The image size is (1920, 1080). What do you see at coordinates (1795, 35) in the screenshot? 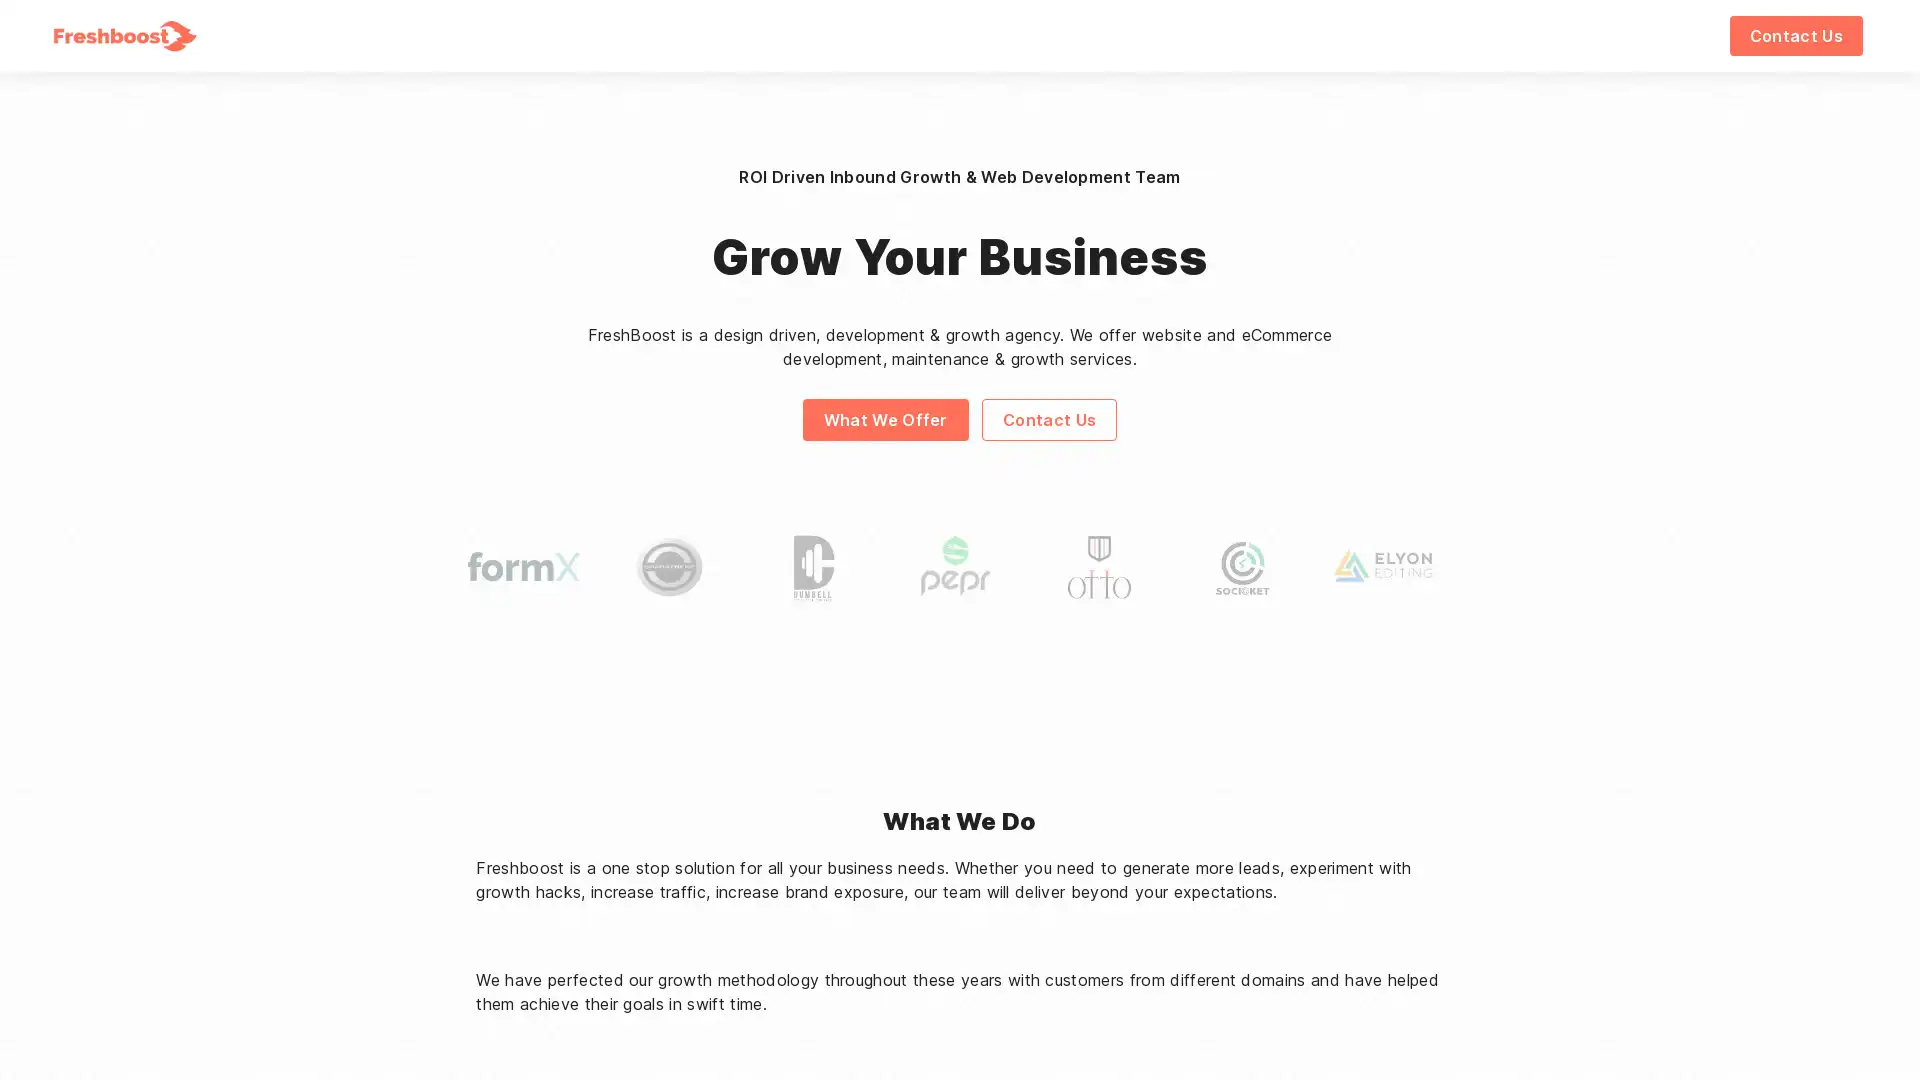
I see `Contact Us` at bounding box center [1795, 35].